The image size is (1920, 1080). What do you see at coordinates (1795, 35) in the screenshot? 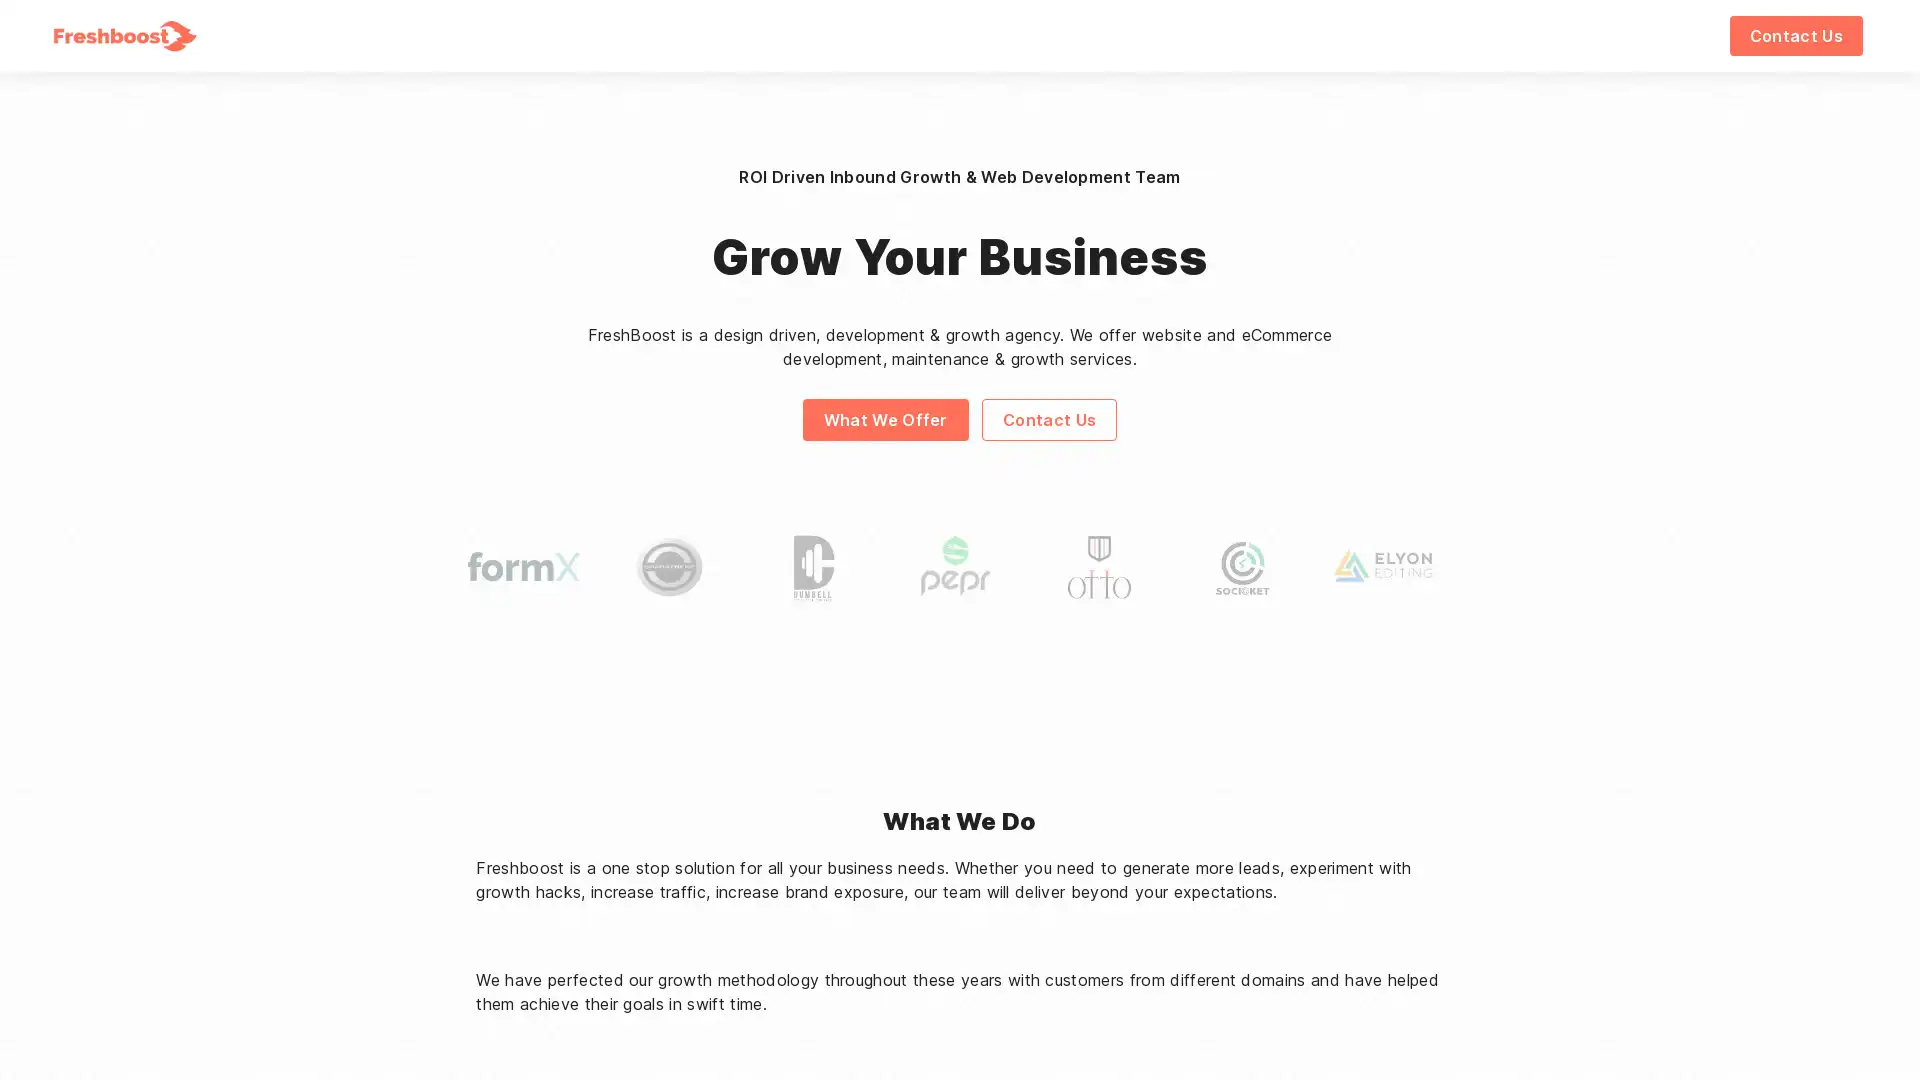
I see `Contact Us` at bounding box center [1795, 35].